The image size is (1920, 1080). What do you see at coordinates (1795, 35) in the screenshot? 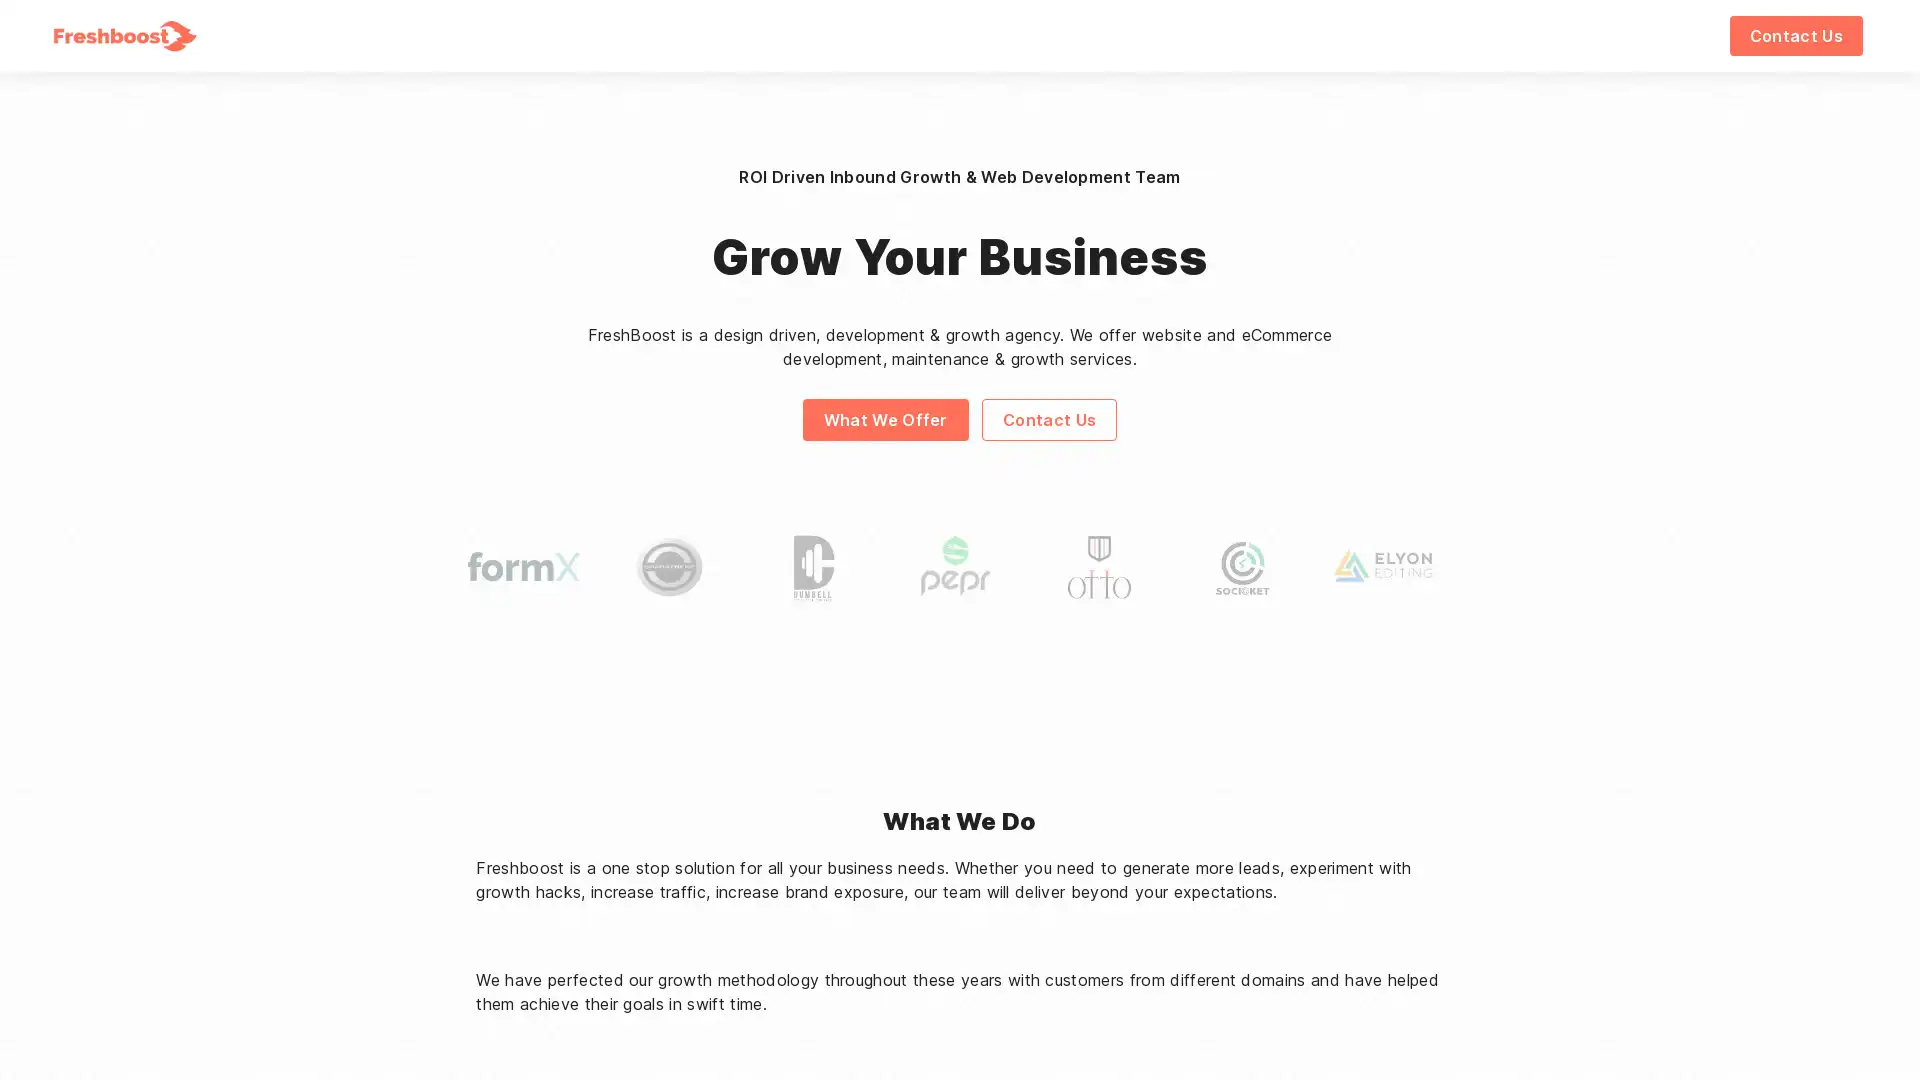
I see `Contact Us` at bounding box center [1795, 35].